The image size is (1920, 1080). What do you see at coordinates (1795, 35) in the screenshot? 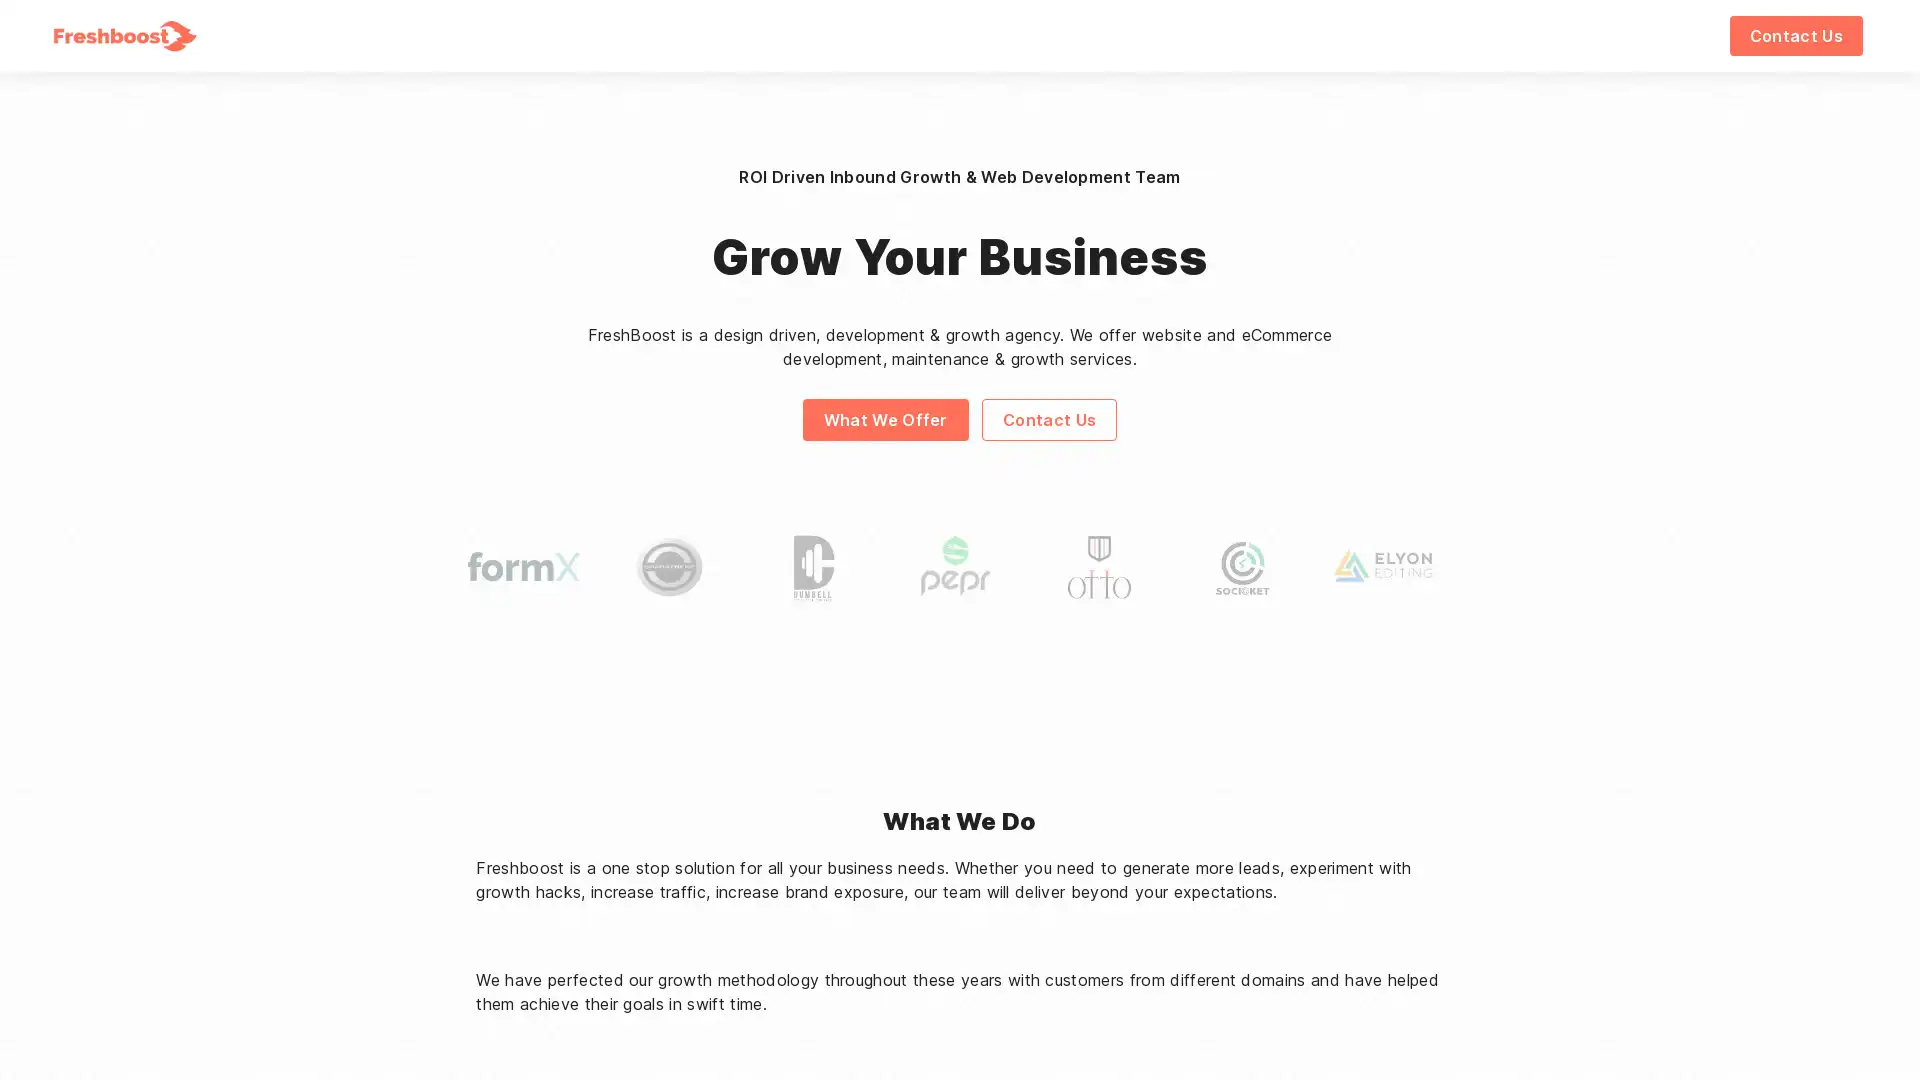
I see `Contact Us` at bounding box center [1795, 35].